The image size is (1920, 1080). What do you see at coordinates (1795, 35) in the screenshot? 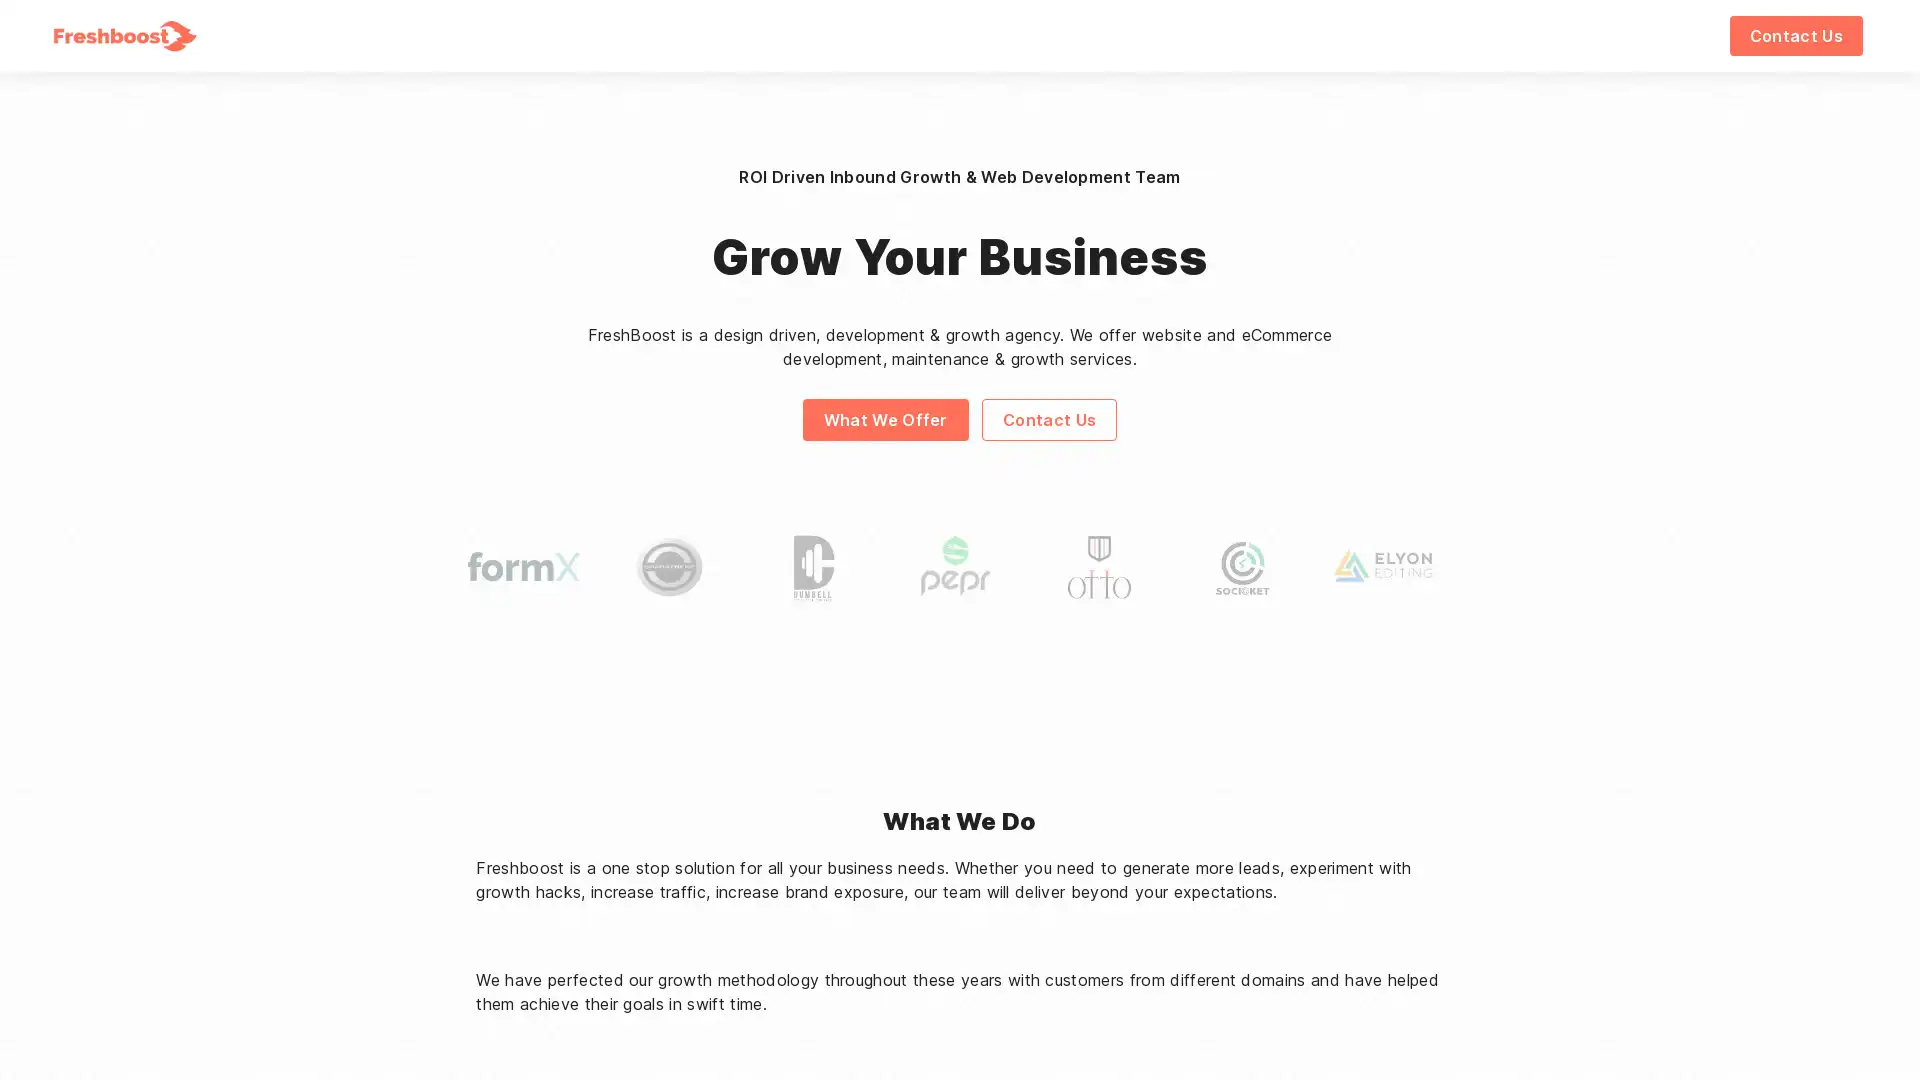
I see `Contact Us` at bounding box center [1795, 35].